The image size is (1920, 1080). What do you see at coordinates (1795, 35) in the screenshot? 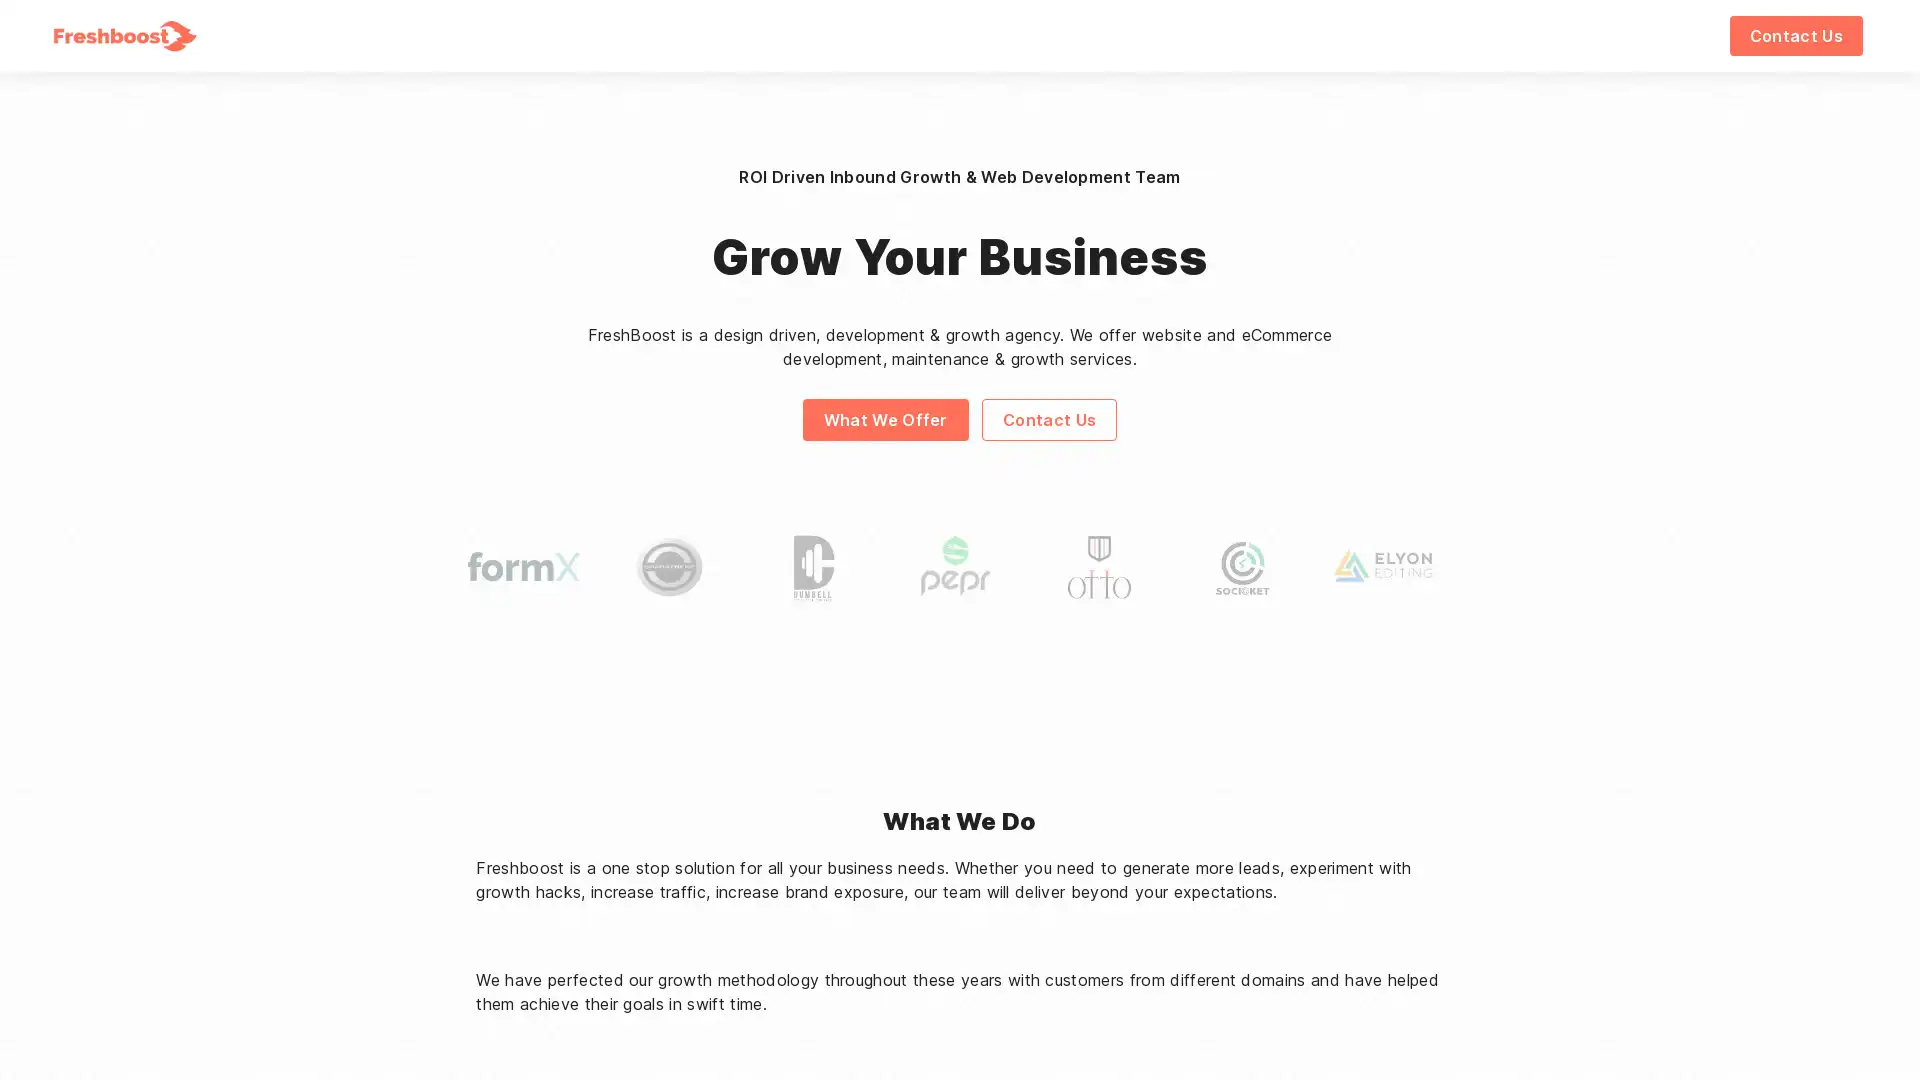
I see `Contact Us` at bounding box center [1795, 35].